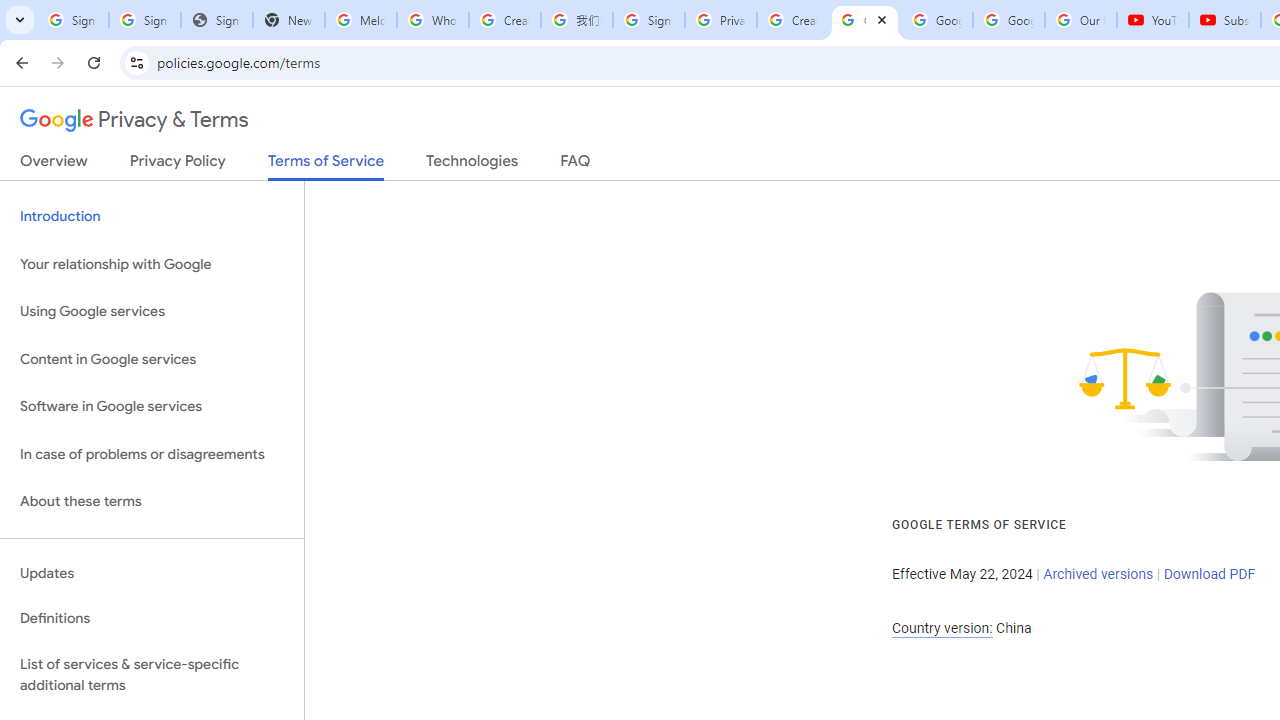 The width and height of the screenshot is (1280, 720). I want to click on 'New Tab', so click(288, 20).